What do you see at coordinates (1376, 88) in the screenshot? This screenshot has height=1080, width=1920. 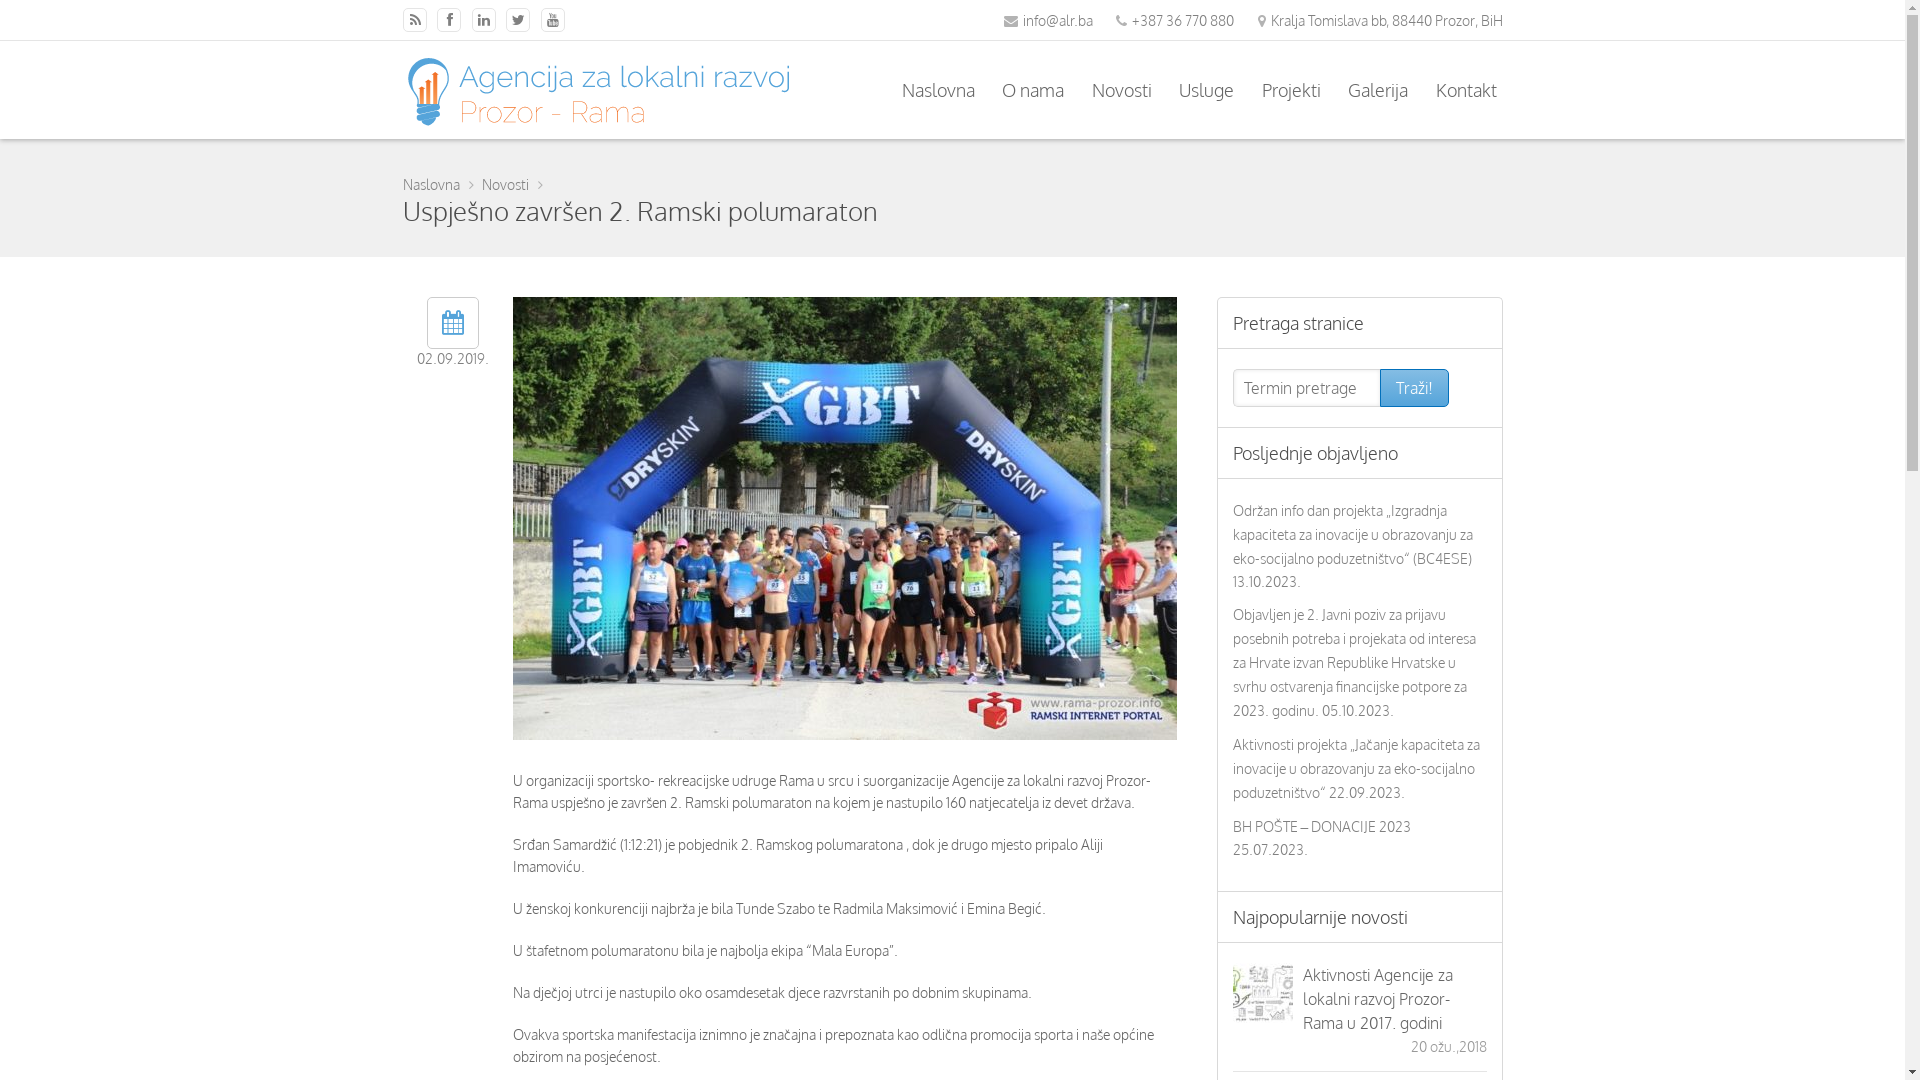 I see `'Galerija'` at bounding box center [1376, 88].